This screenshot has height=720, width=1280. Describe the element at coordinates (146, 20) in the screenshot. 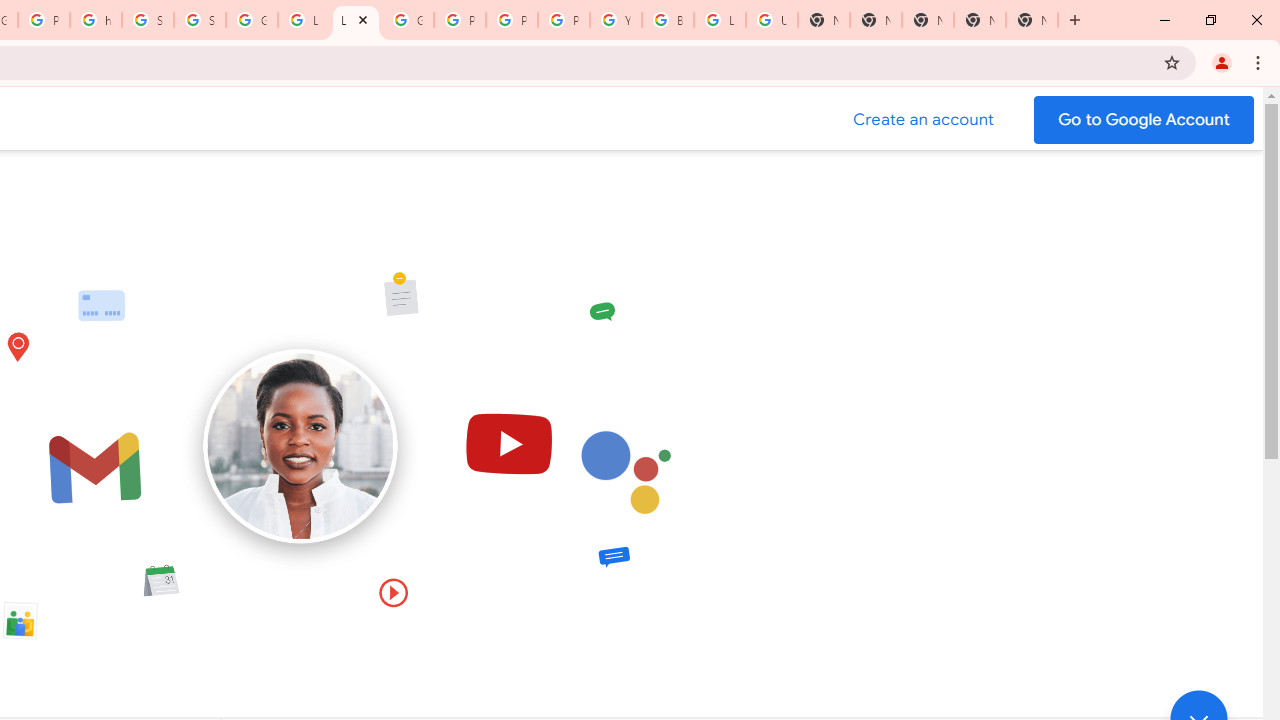

I see `'Sign in - Google Accounts'` at that location.